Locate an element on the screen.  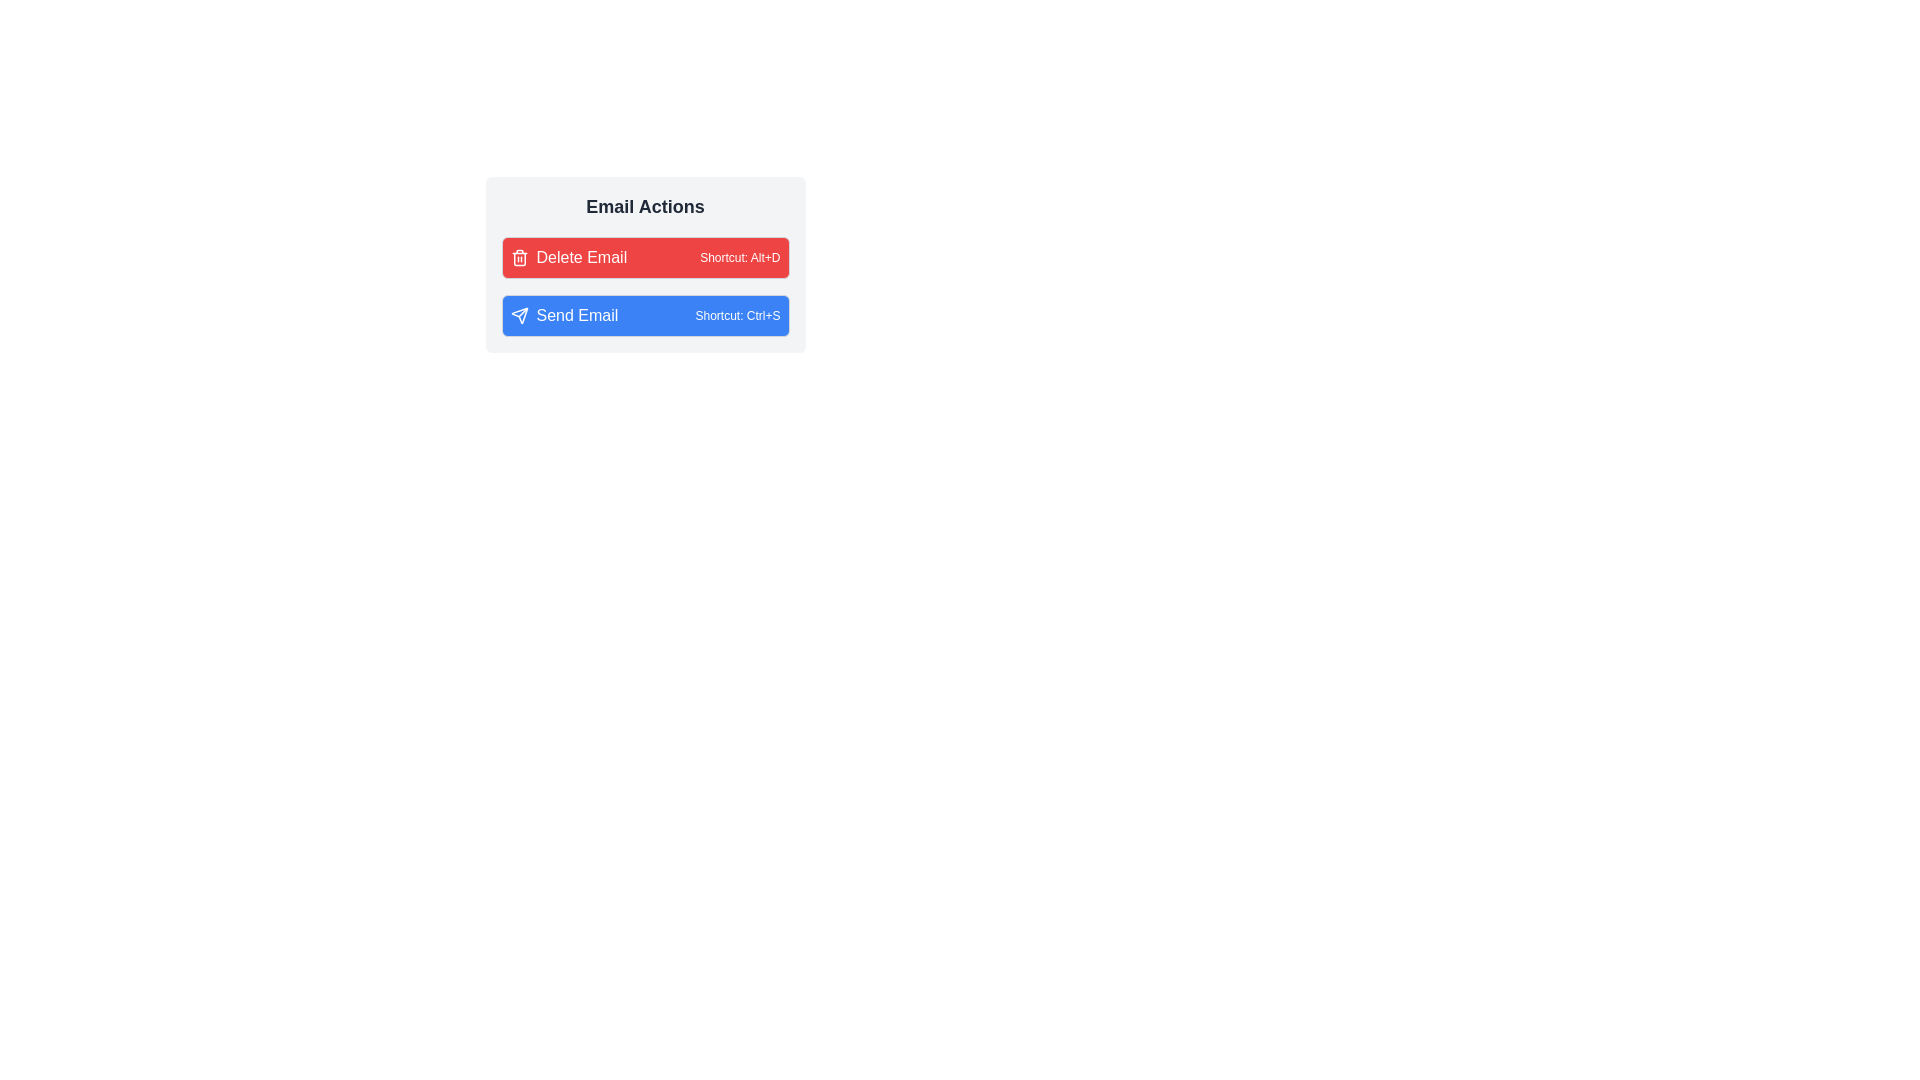
the send icon represented by a paper plane, which is styled in blue and located within the 'Send Email' button, to the left of the text label is located at coordinates (519, 315).